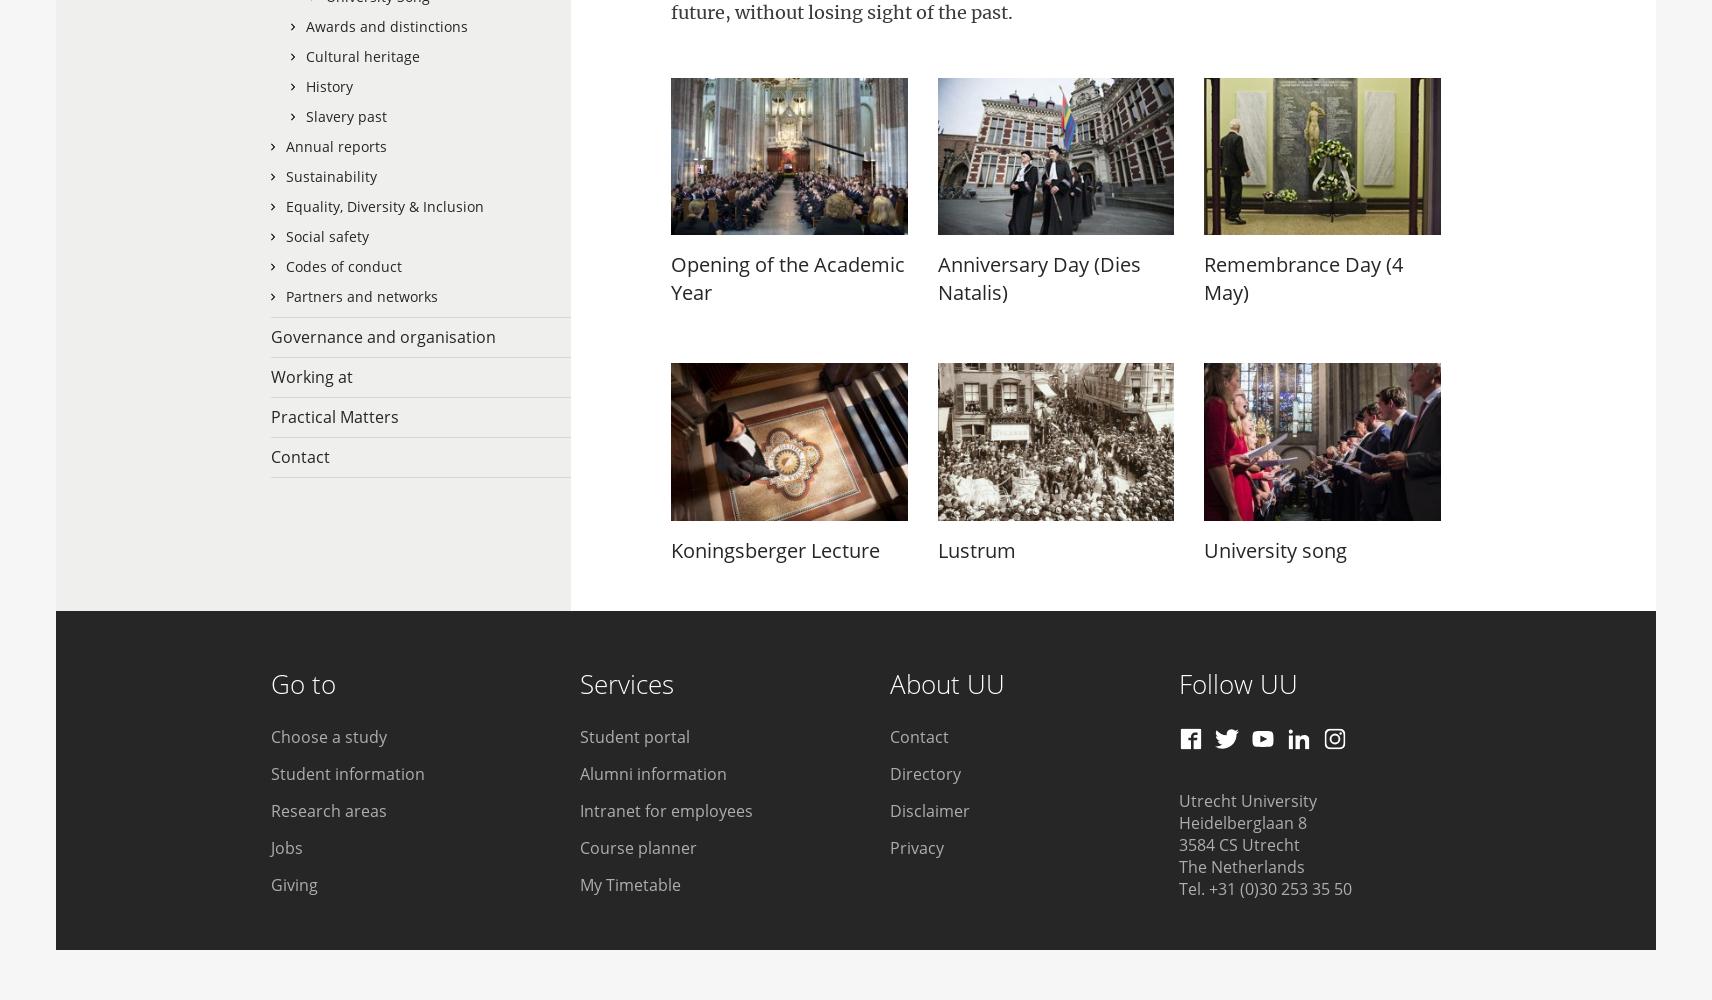  Describe the element at coordinates (305, 26) in the screenshot. I see `'Awards and distinctions'` at that location.